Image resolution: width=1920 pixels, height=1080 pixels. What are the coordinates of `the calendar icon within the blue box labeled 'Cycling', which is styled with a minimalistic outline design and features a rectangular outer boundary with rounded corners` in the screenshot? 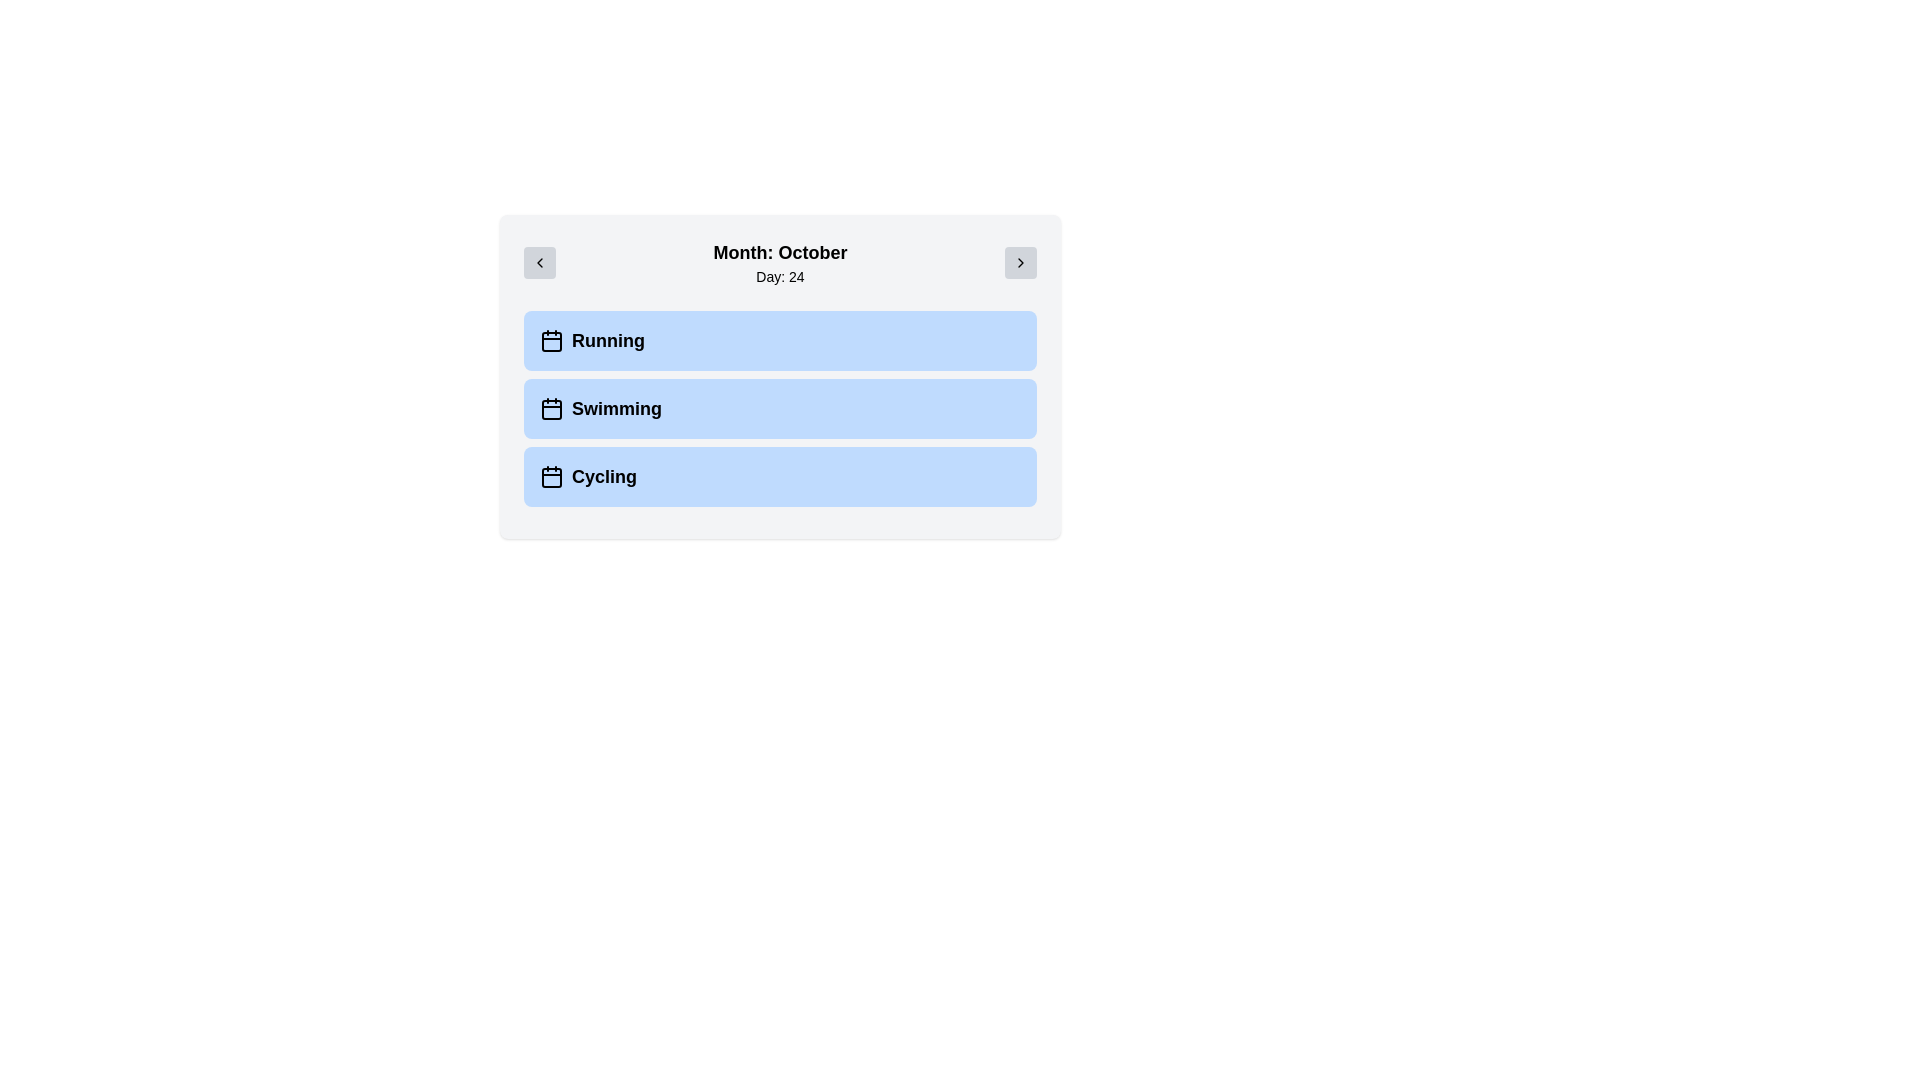 It's located at (552, 477).